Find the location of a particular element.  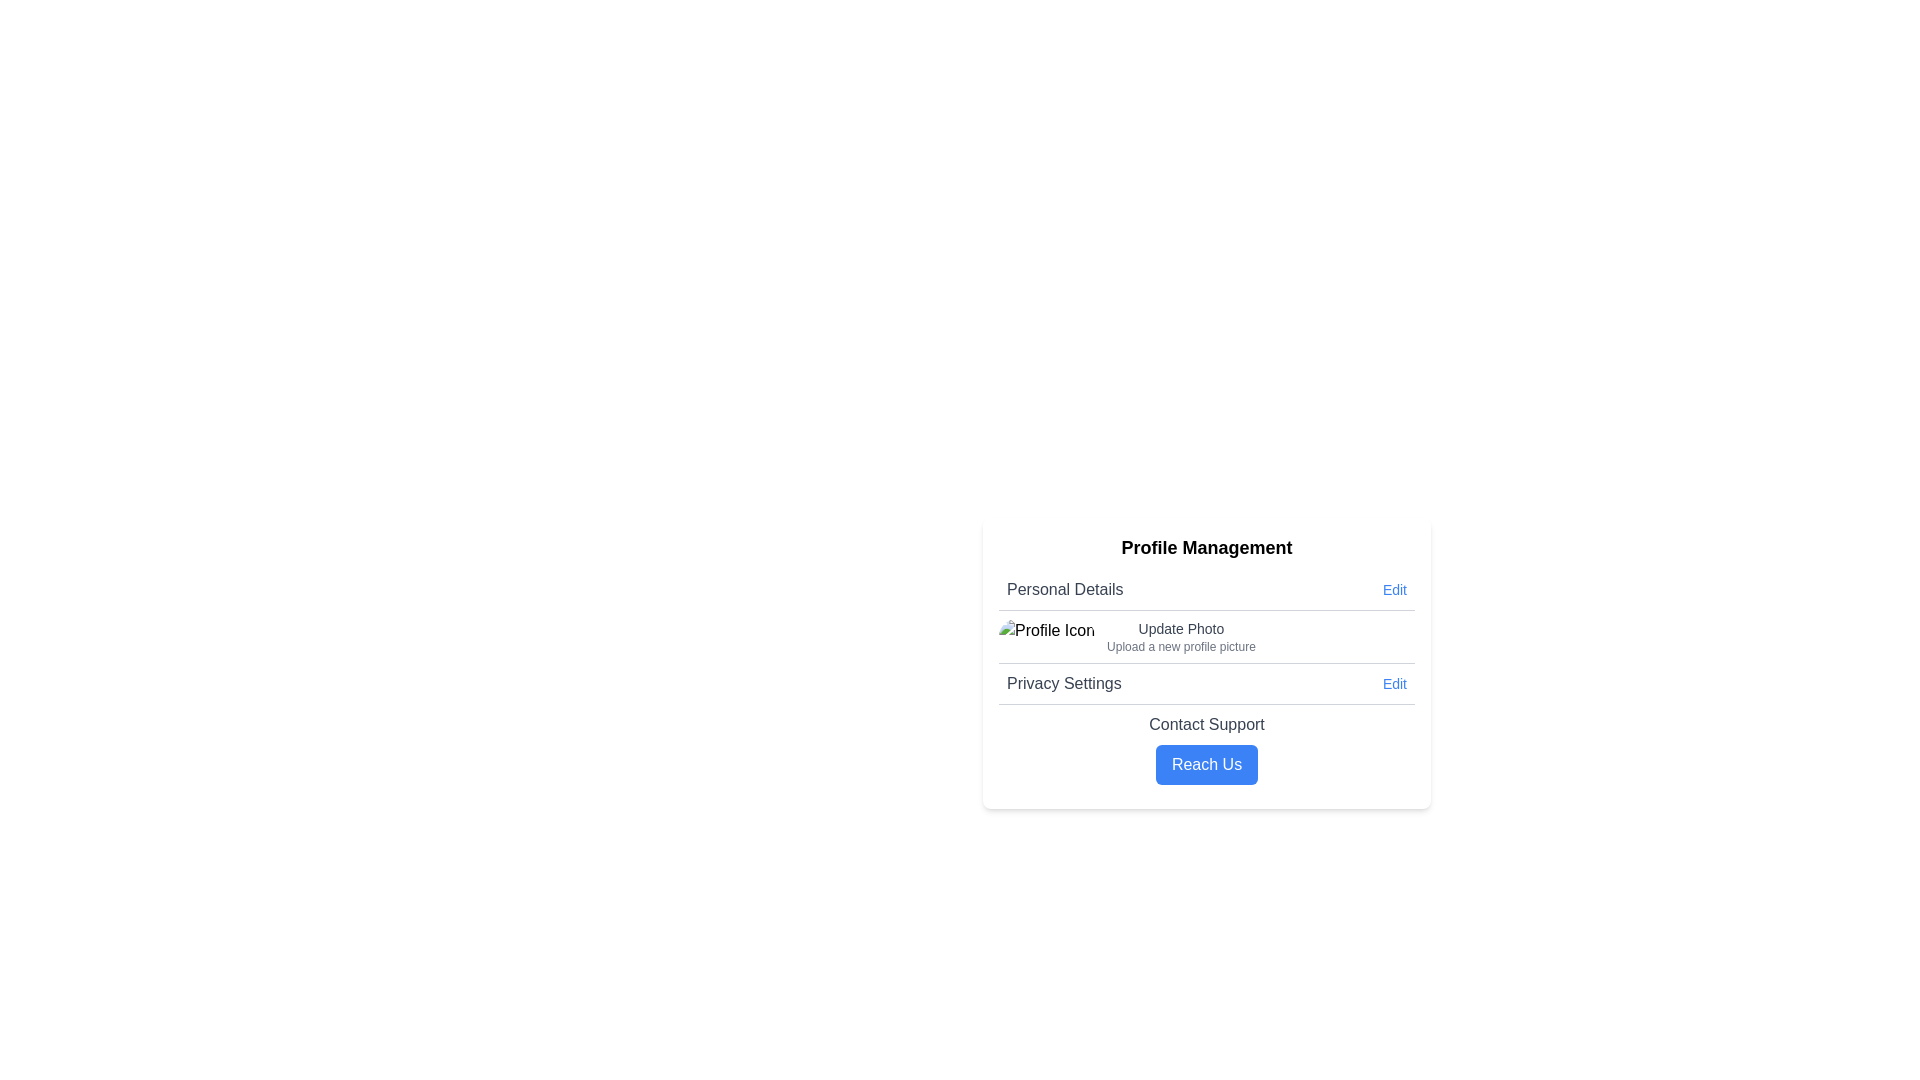

the informational text block titled 'Update Photo' which contains the subtitle 'Upload a new profile picture', located in the 'Profile Management' section is located at coordinates (1181, 636).